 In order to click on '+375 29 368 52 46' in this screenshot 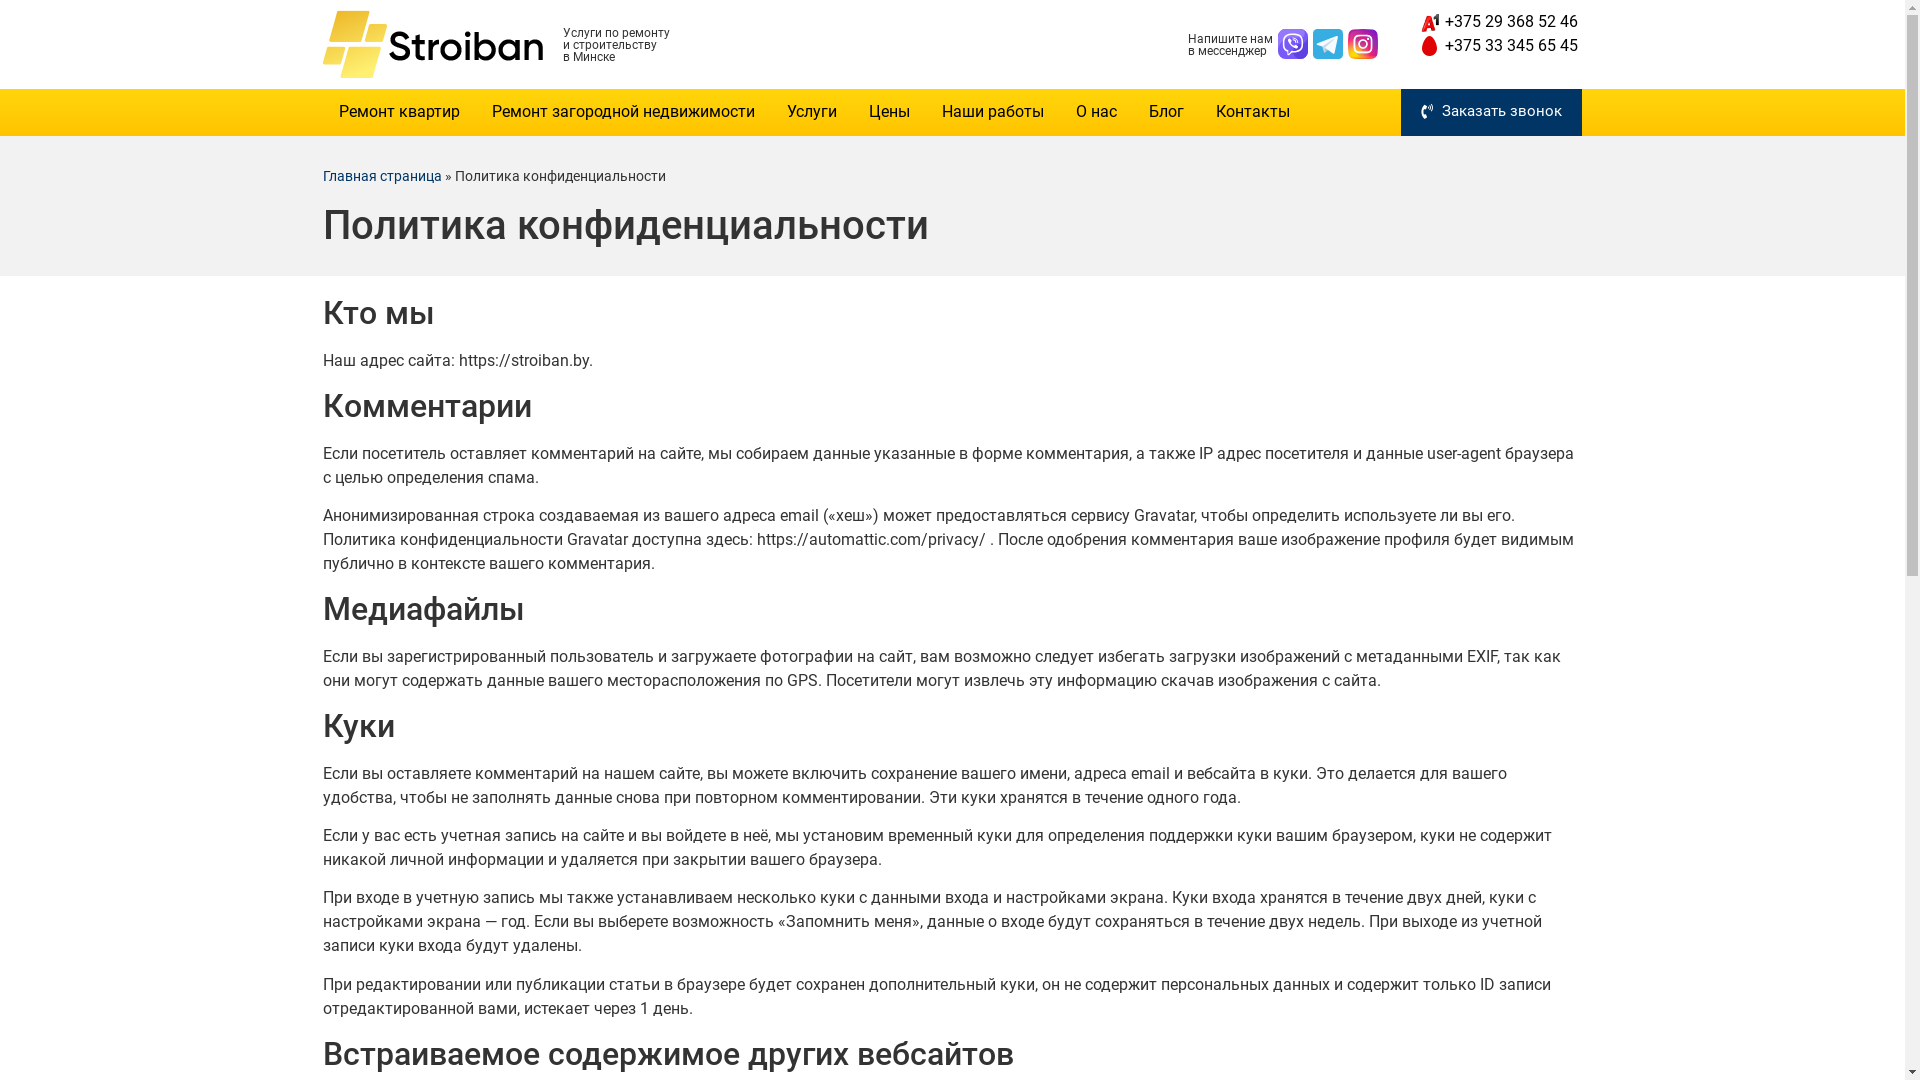, I will do `click(1415, 22)`.